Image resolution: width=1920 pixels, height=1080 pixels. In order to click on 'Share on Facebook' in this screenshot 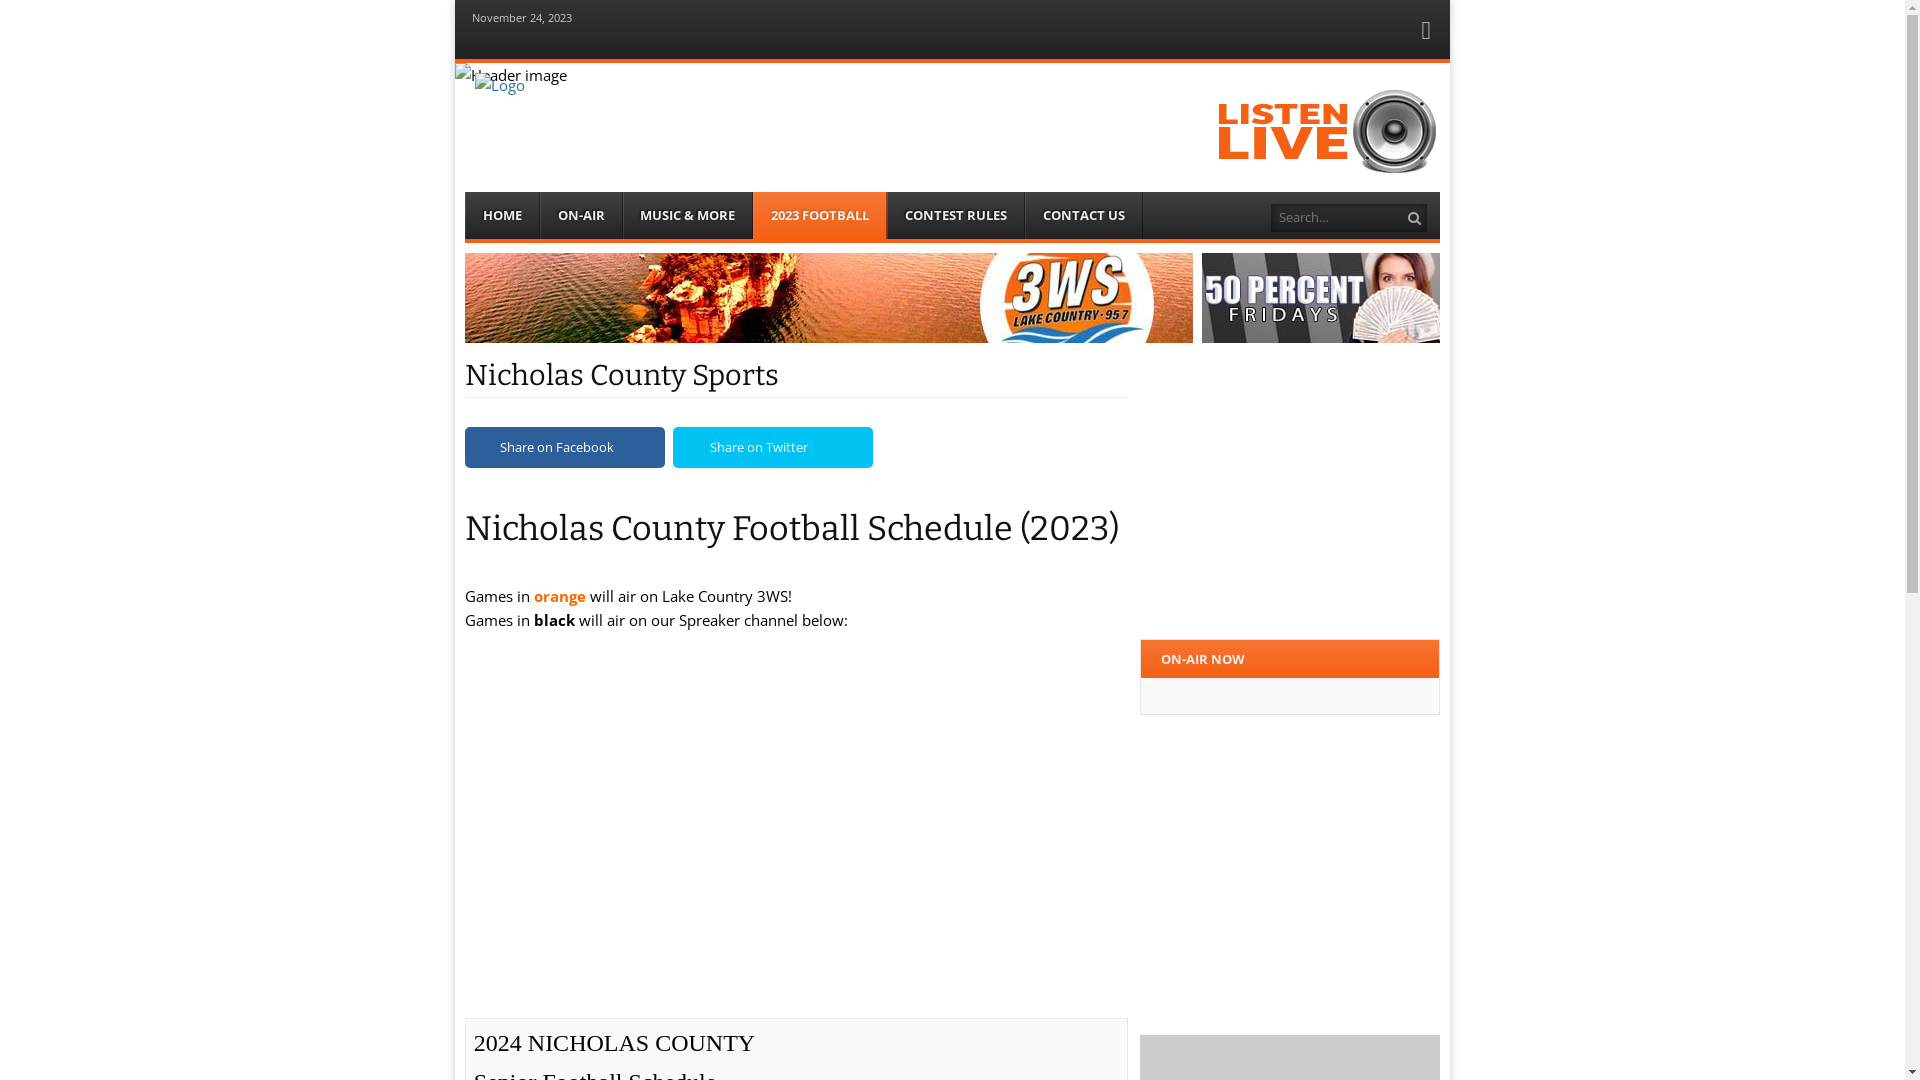, I will do `click(564, 446)`.